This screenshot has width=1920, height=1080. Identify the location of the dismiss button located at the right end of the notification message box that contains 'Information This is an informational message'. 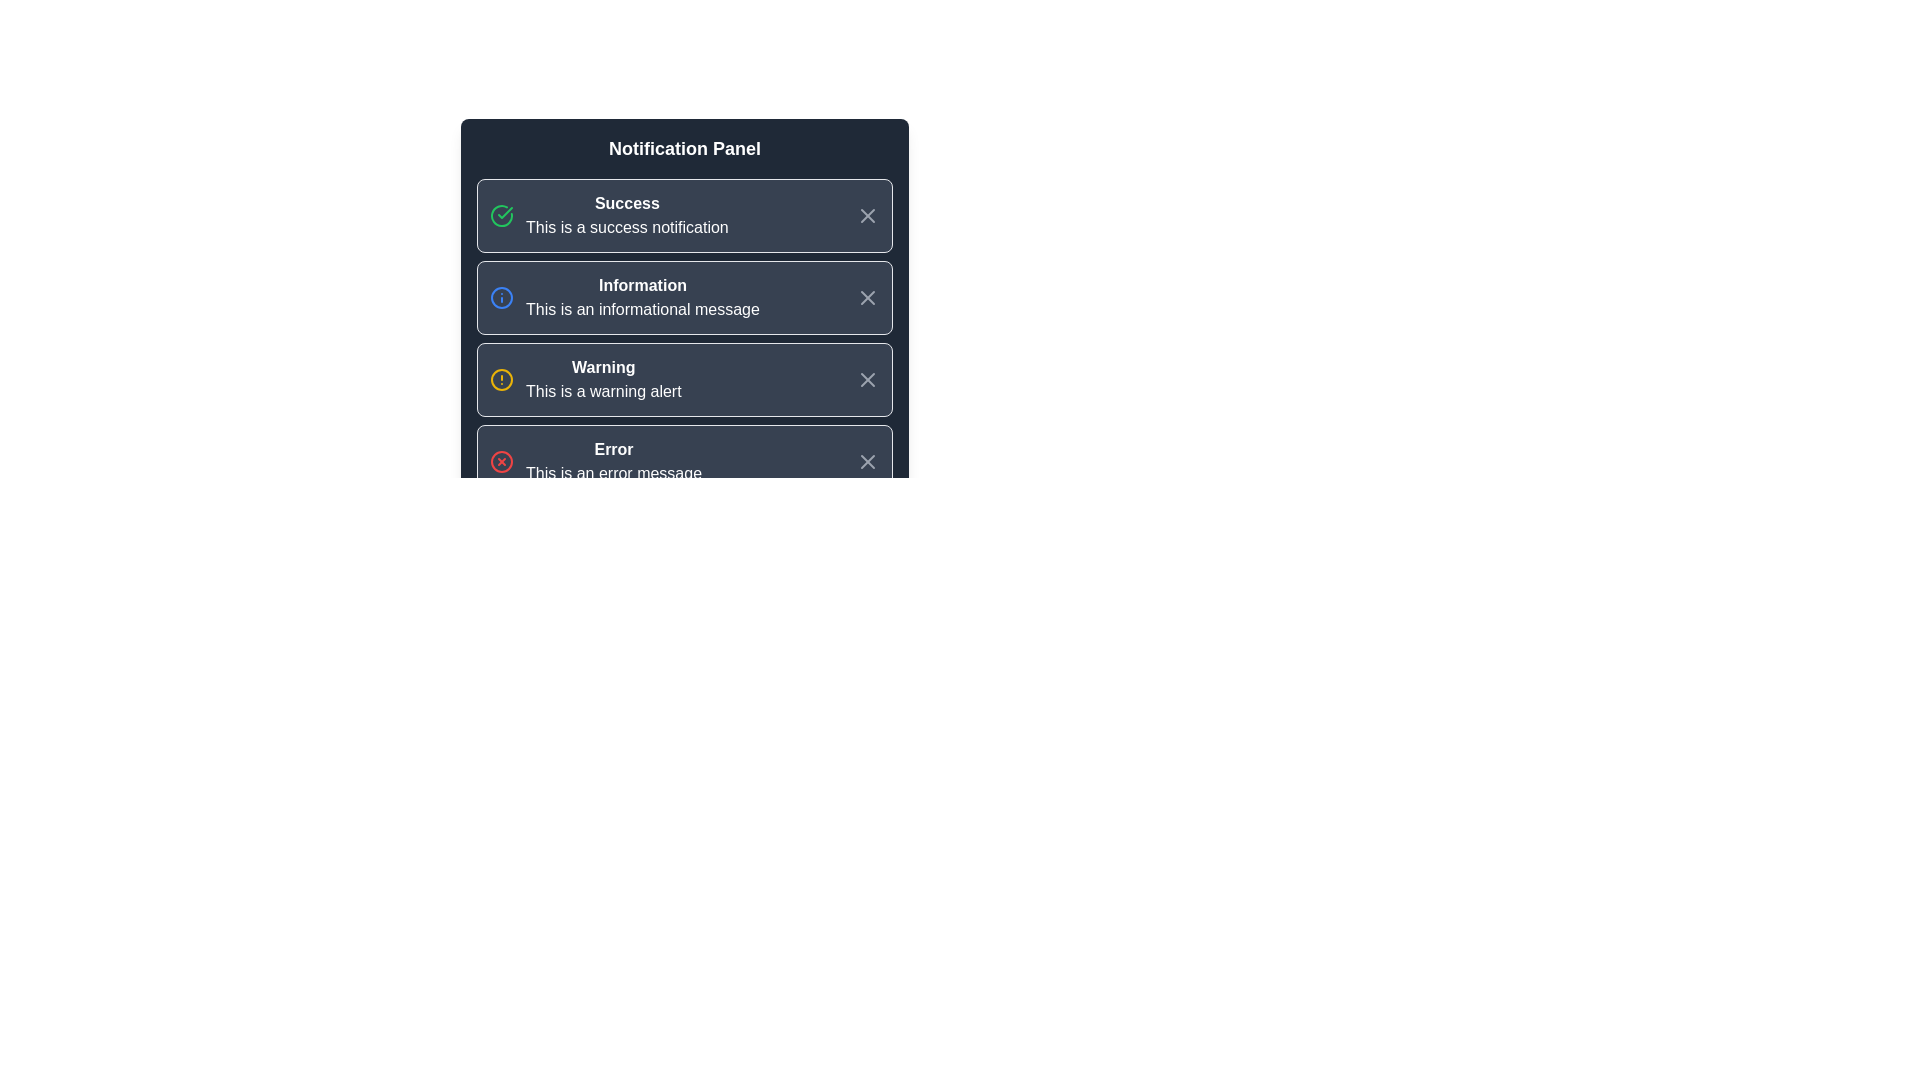
(868, 297).